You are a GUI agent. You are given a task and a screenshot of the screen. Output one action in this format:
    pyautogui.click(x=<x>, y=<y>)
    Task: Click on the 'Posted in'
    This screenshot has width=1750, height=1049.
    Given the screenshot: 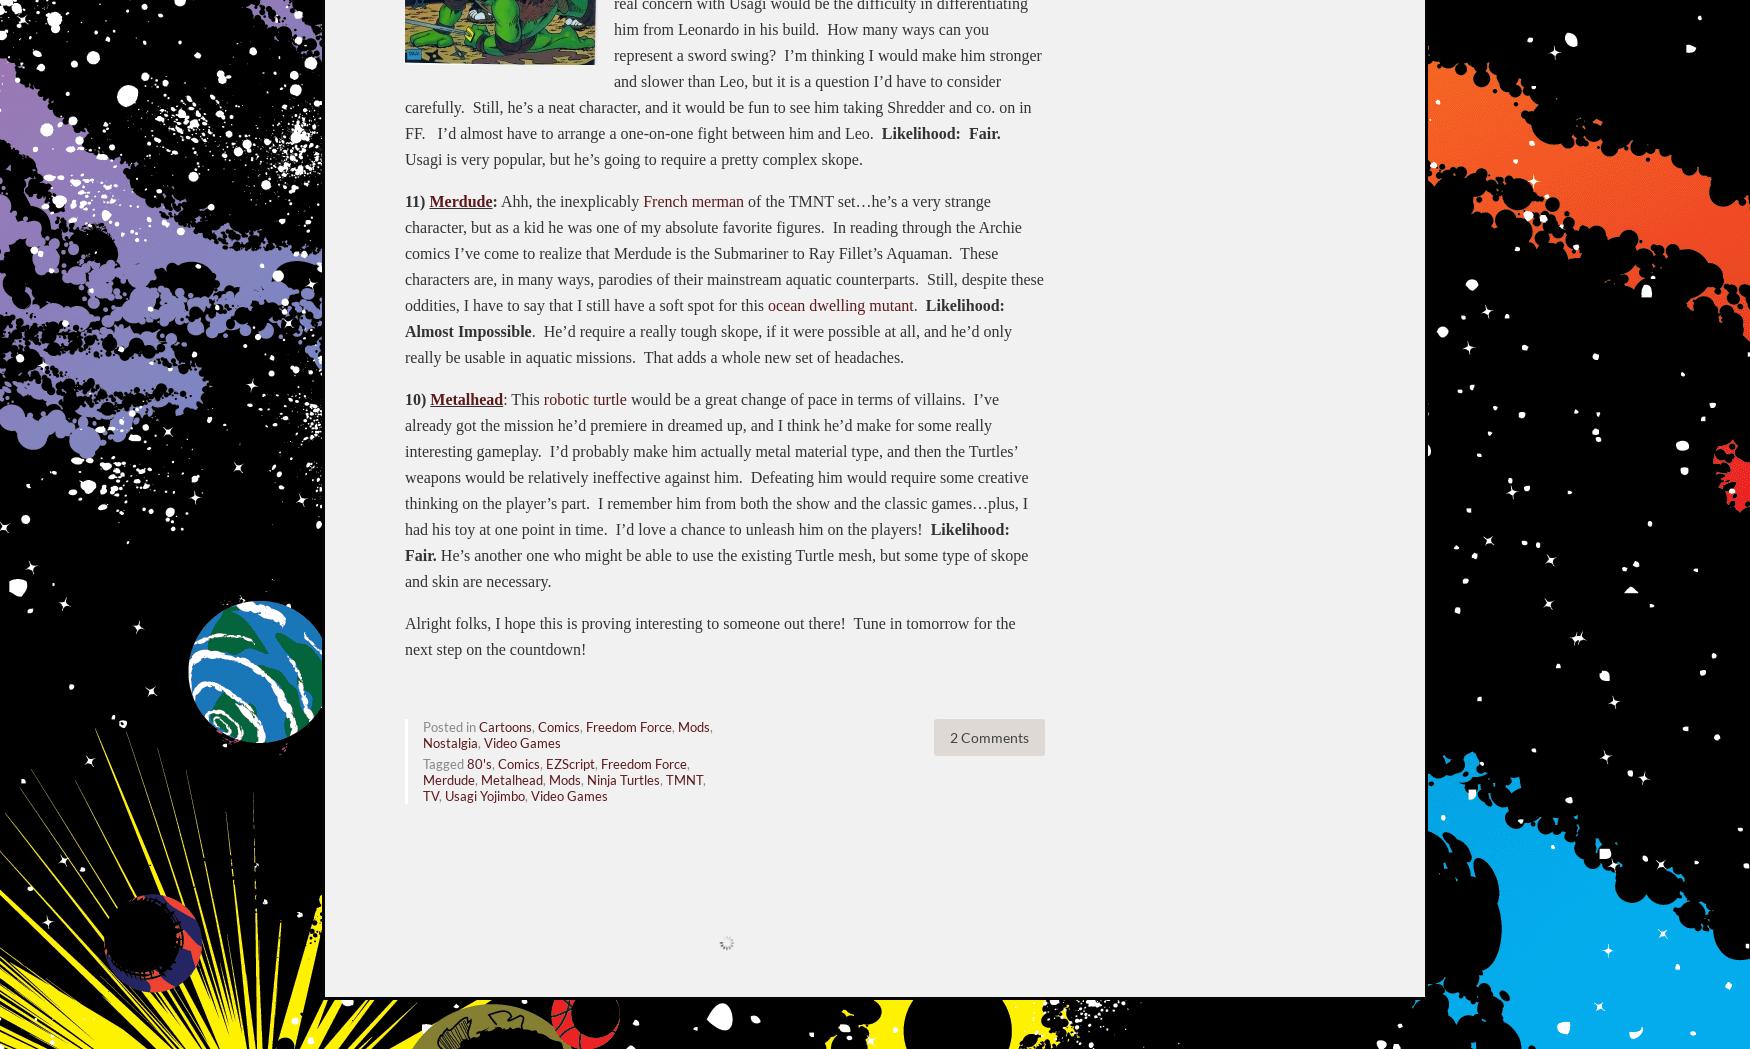 What is the action you would take?
    pyautogui.click(x=450, y=726)
    